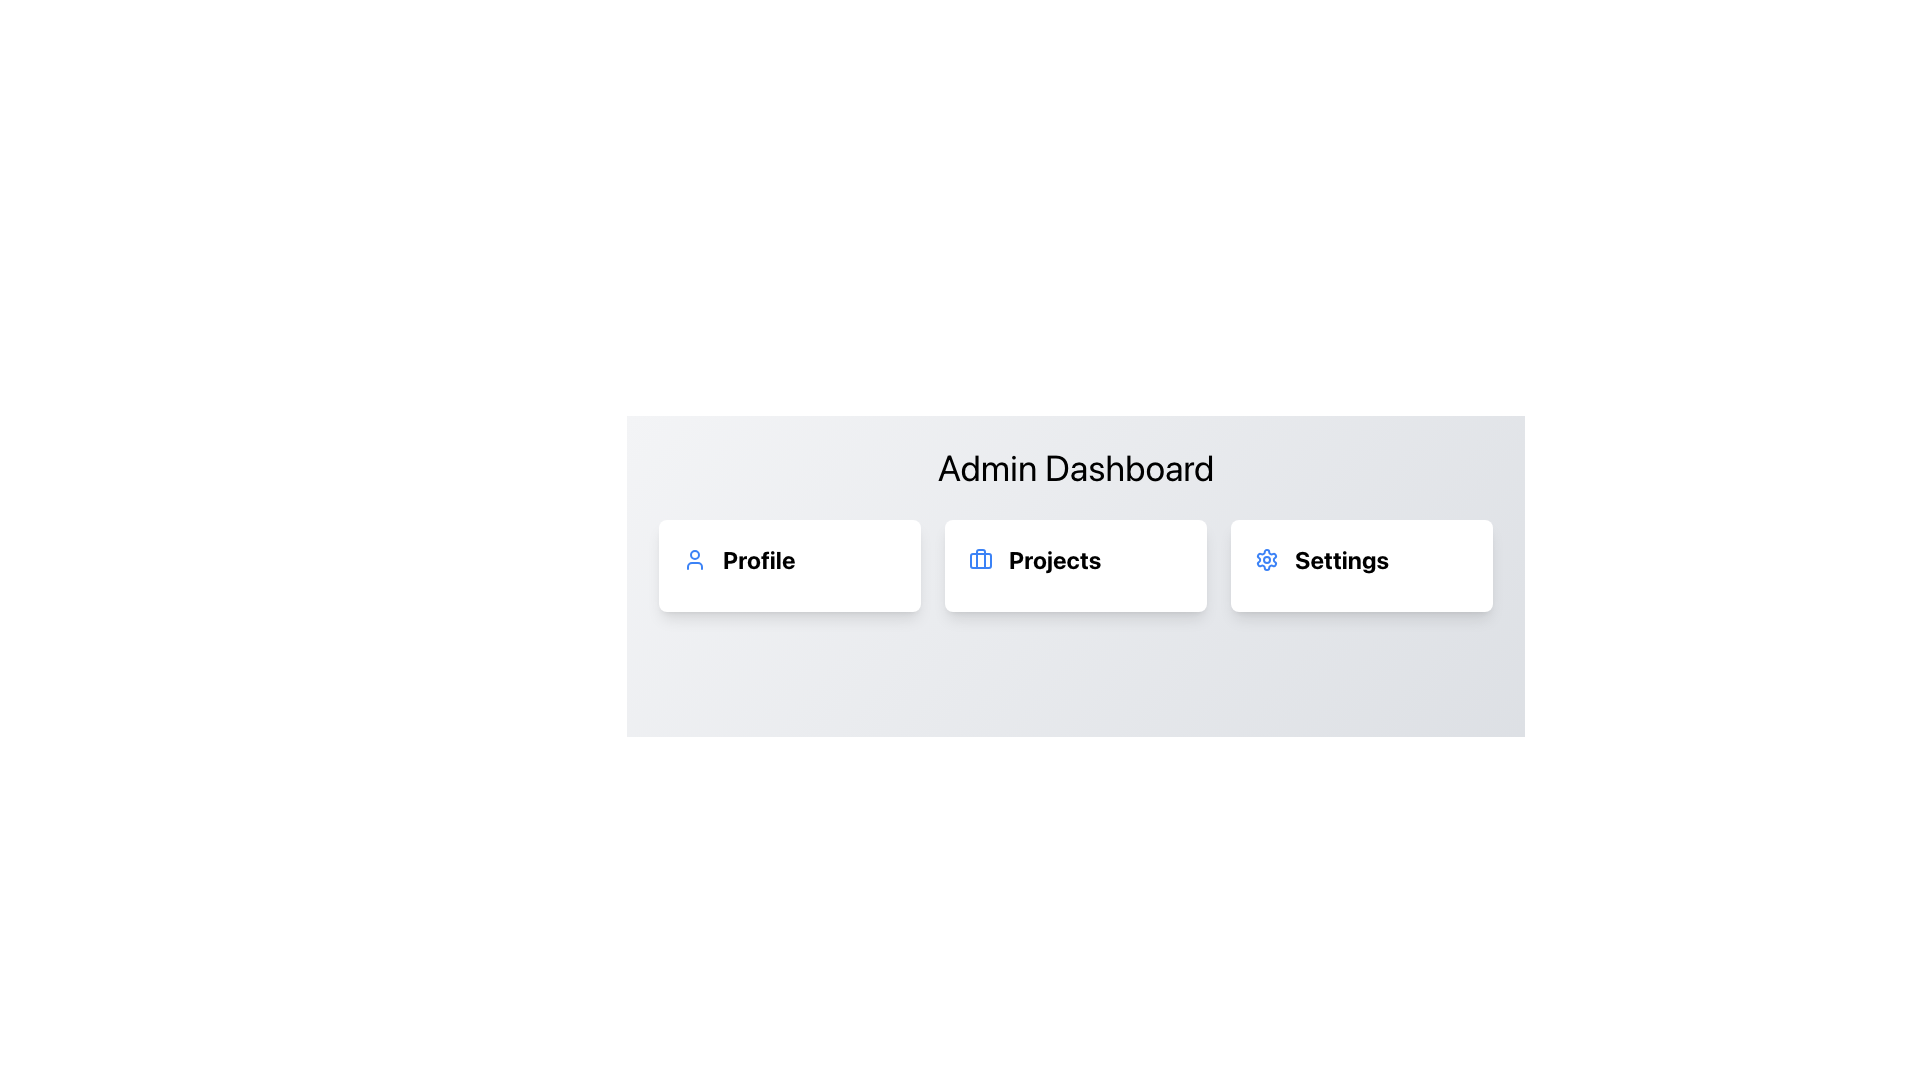  I want to click on the 'Settings' text with gear icon element, so click(1361, 559).